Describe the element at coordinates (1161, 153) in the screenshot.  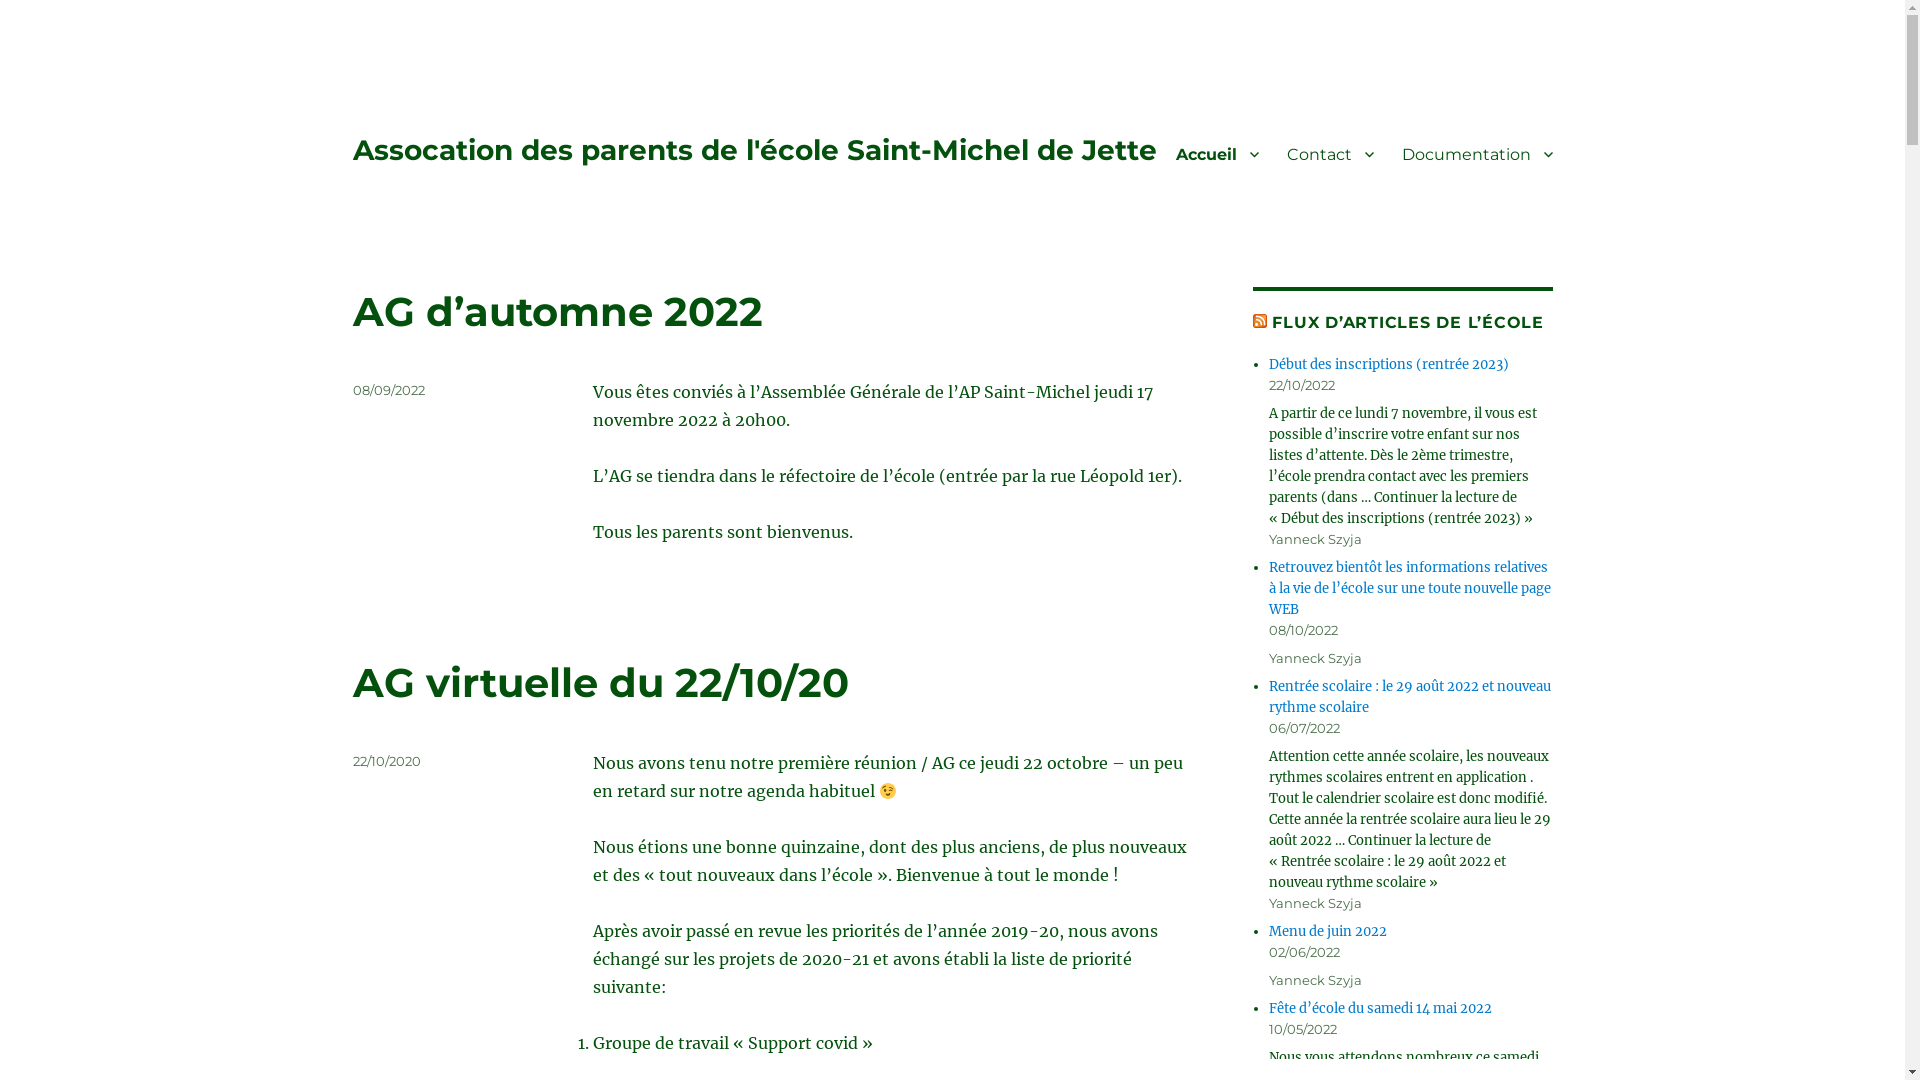
I see `'Accueil'` at that location.